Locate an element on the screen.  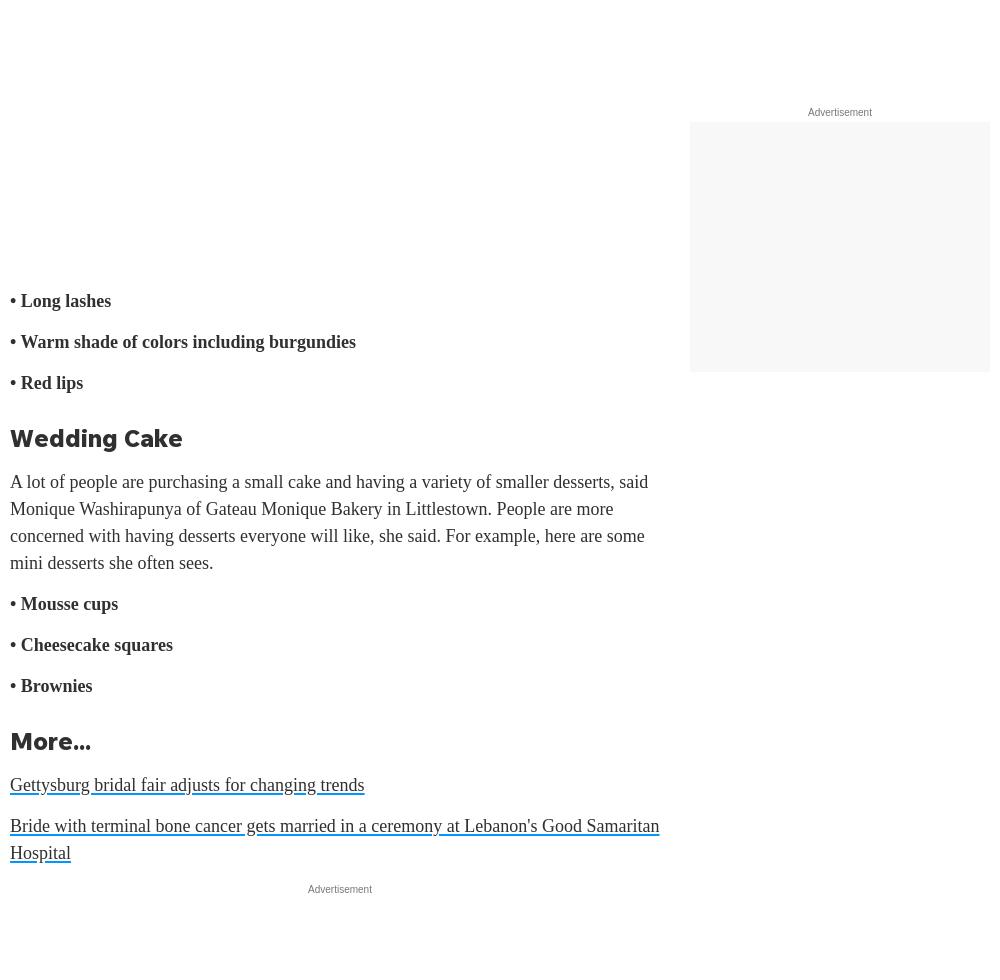
'• Long lashes' is located at coordinates (60, 300).